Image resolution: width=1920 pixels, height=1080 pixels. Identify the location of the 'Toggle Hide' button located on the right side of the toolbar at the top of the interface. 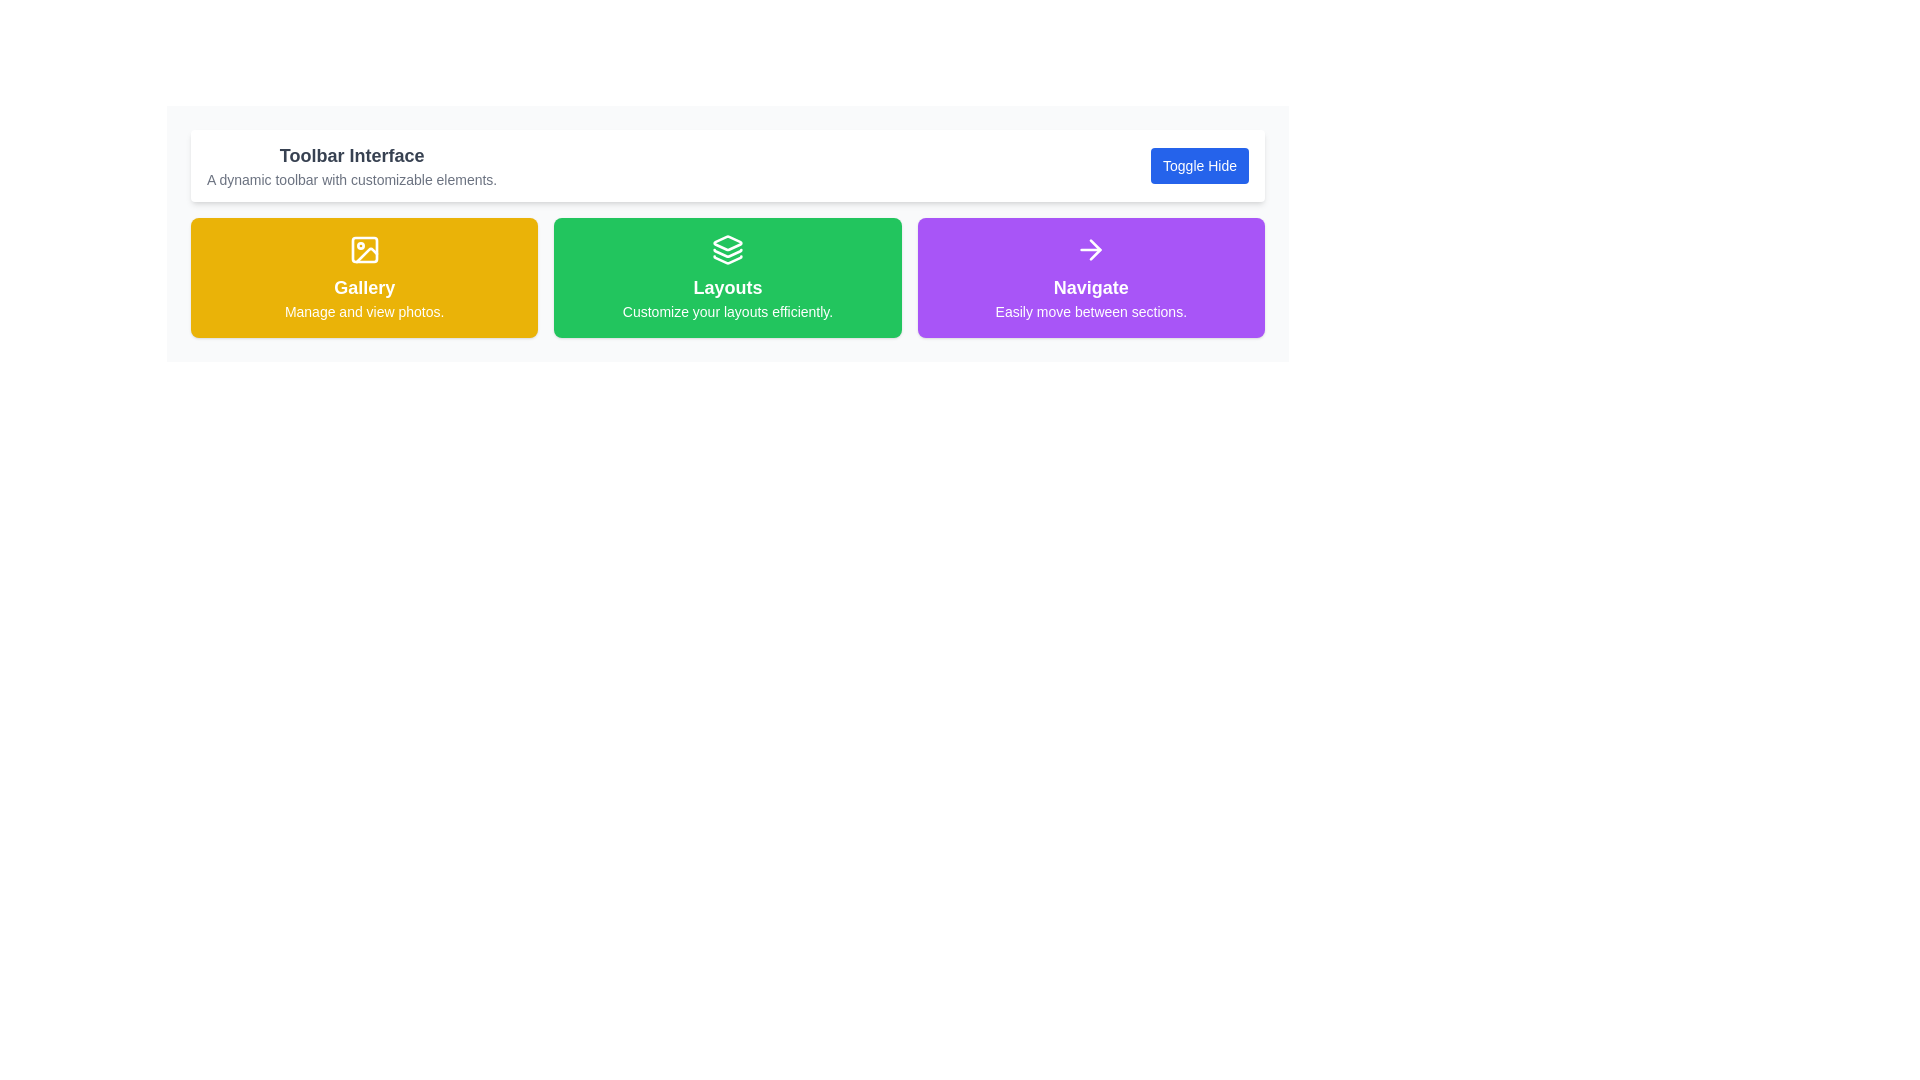
(1200, 164).